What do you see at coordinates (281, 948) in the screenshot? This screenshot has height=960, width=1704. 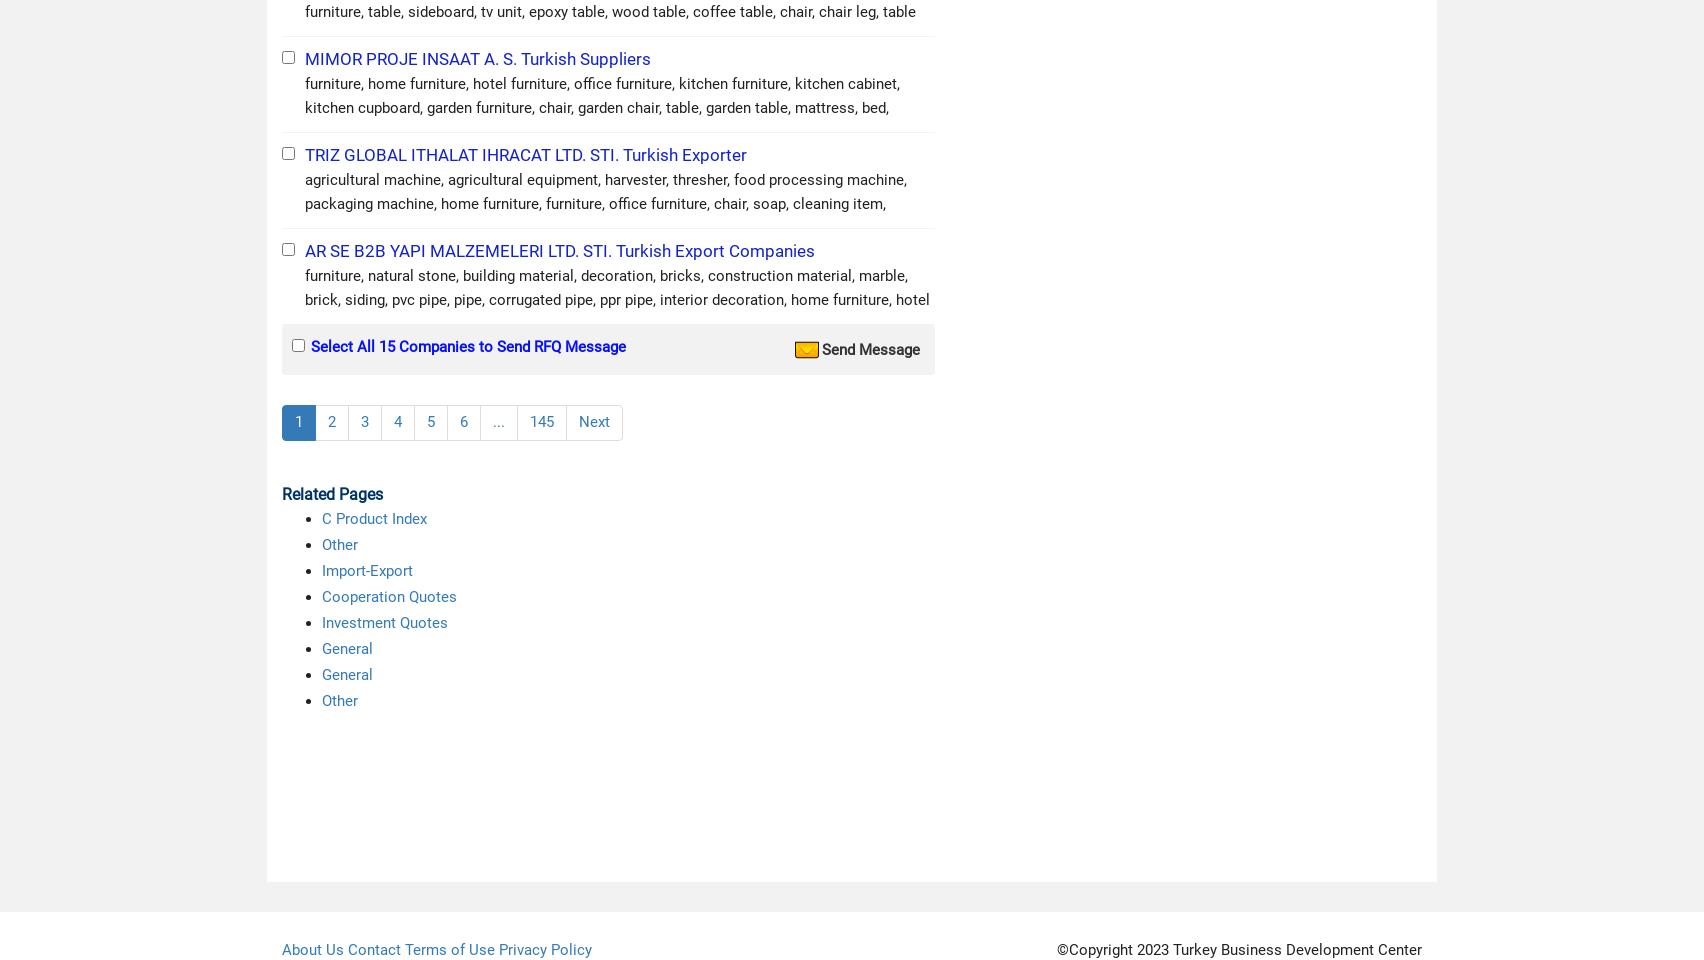 I see `'About Us'` at bounding box center [281, 948].